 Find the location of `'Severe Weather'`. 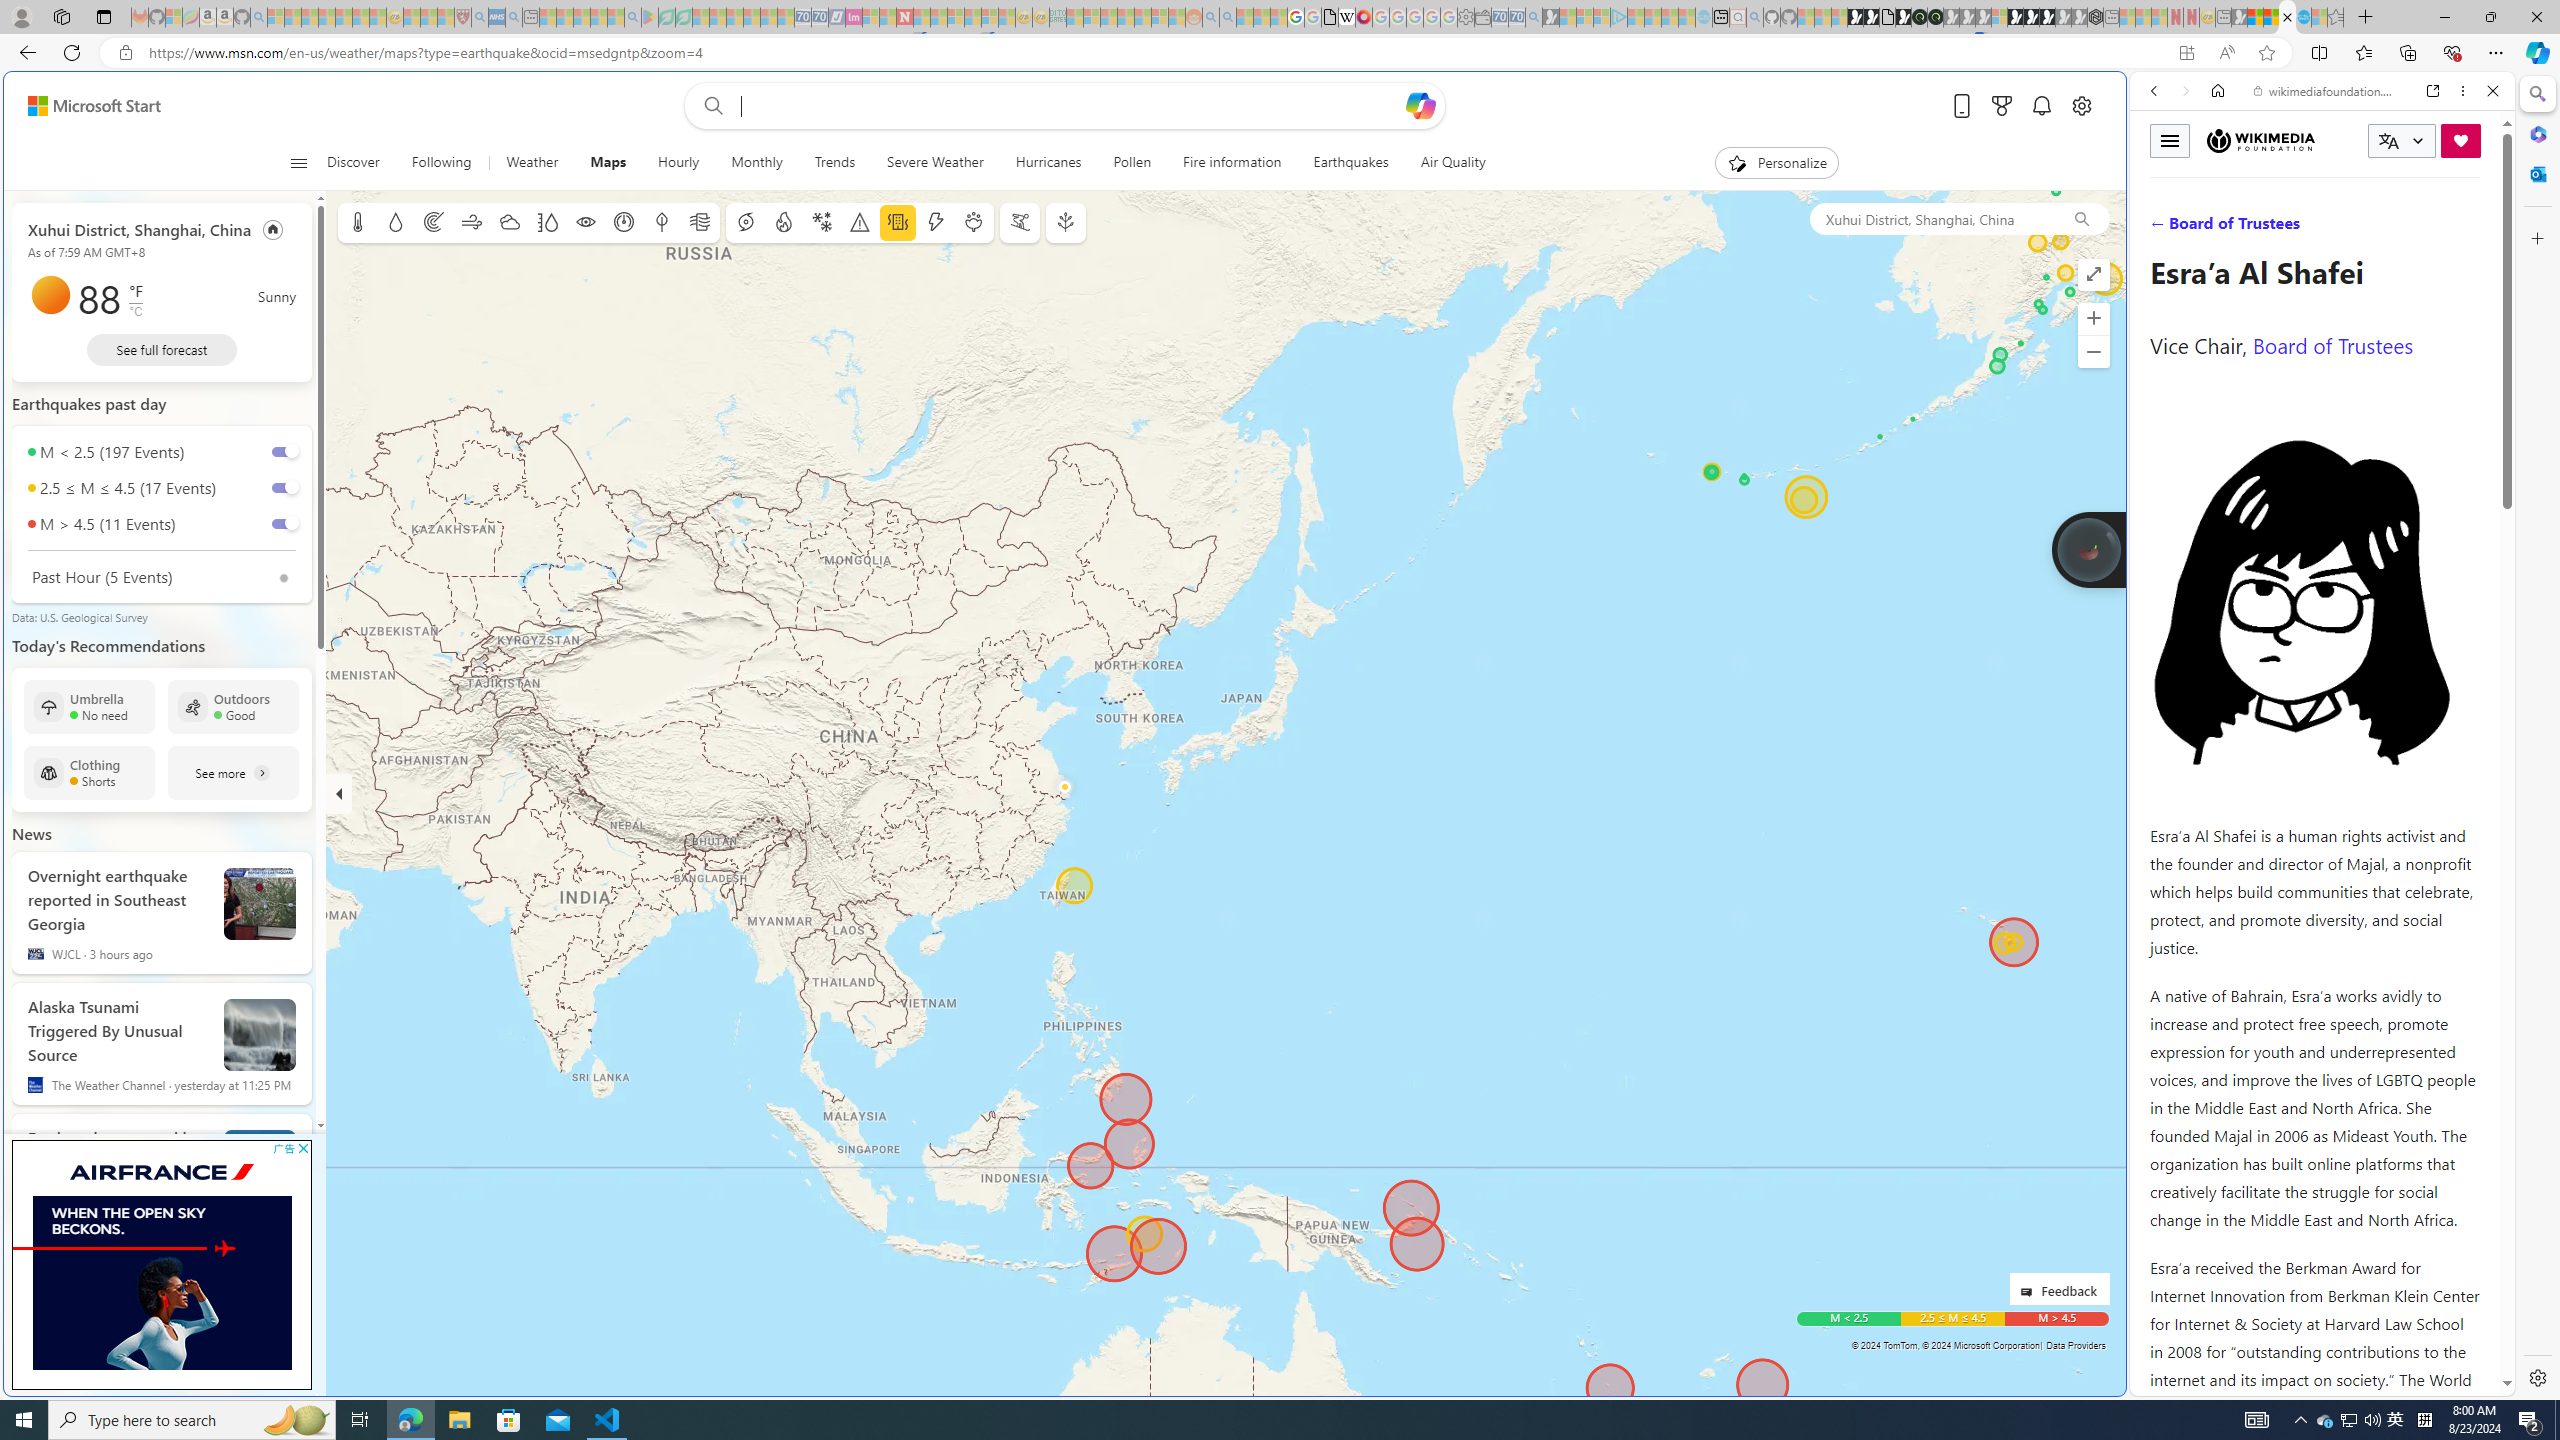

'Severe Weather' is located at coordinates (934, 162).